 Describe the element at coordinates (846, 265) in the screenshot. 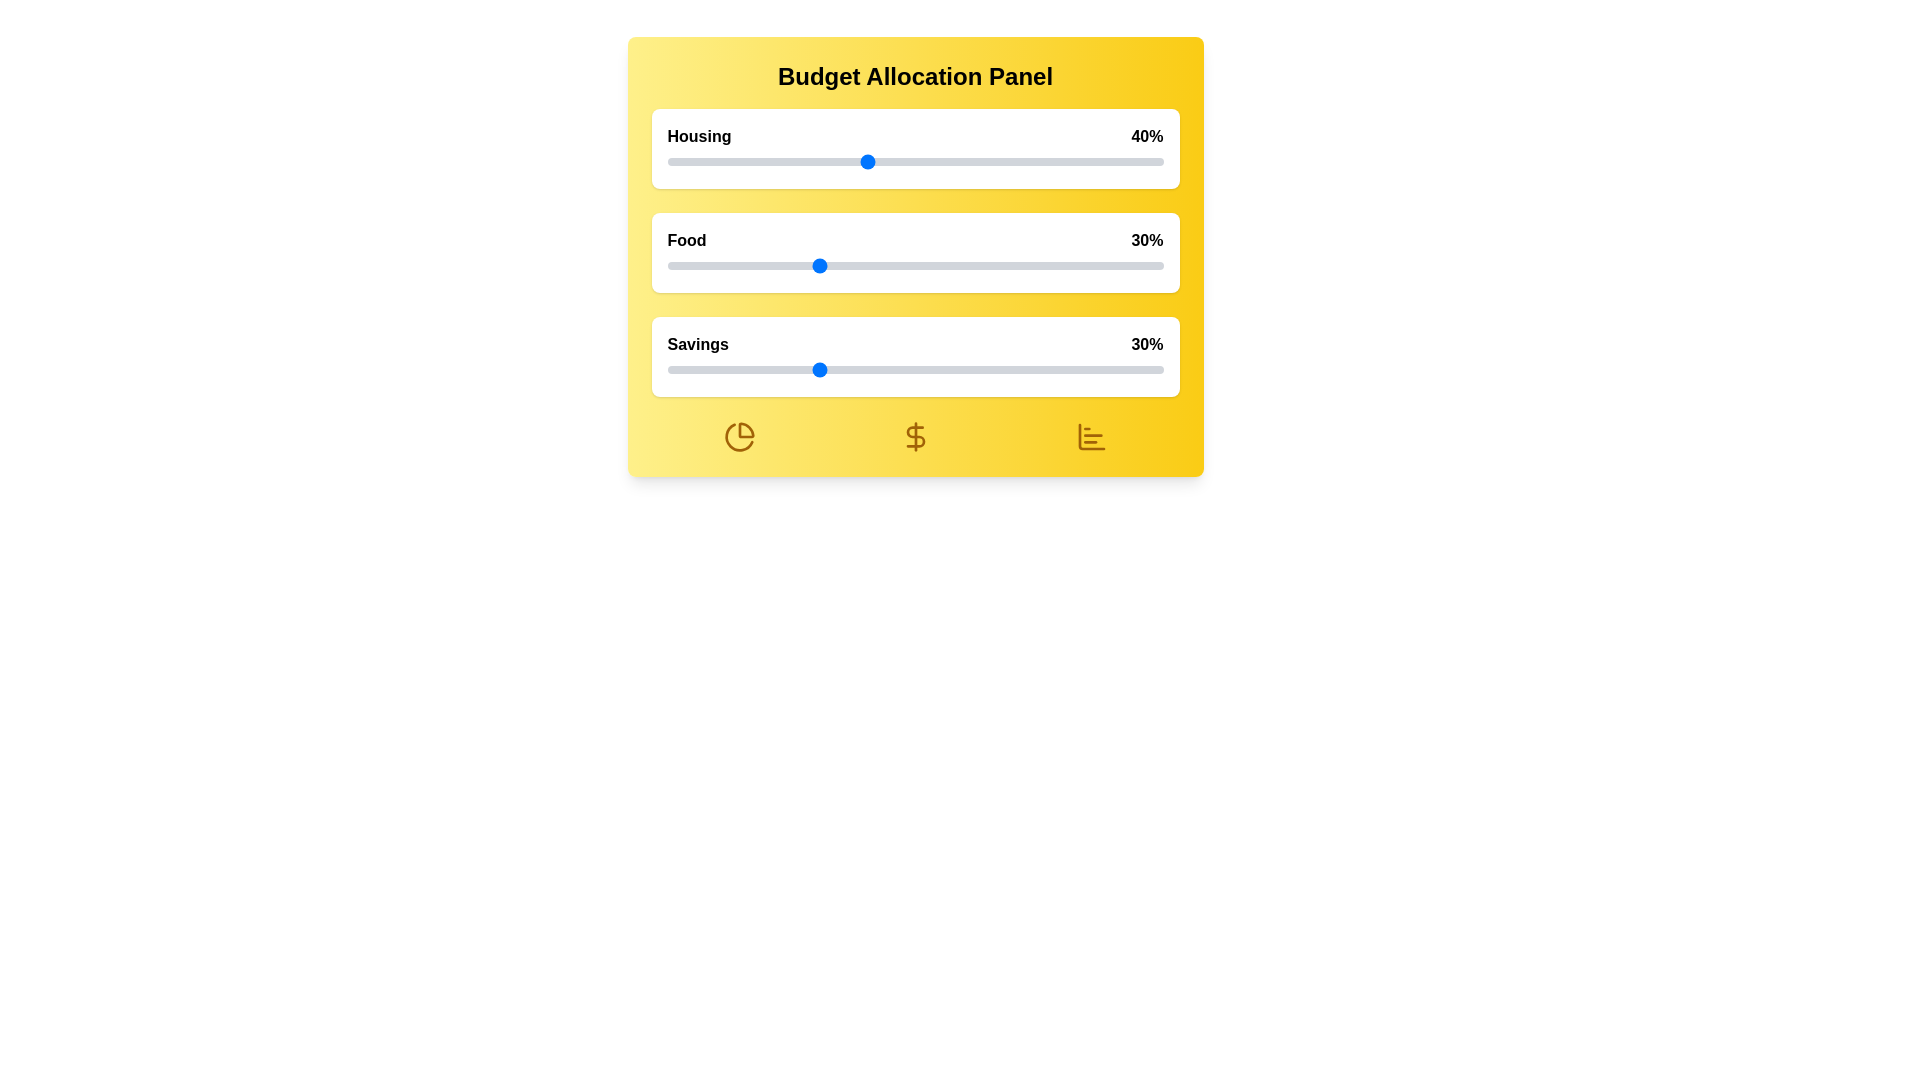

I see `the slider` at that location.